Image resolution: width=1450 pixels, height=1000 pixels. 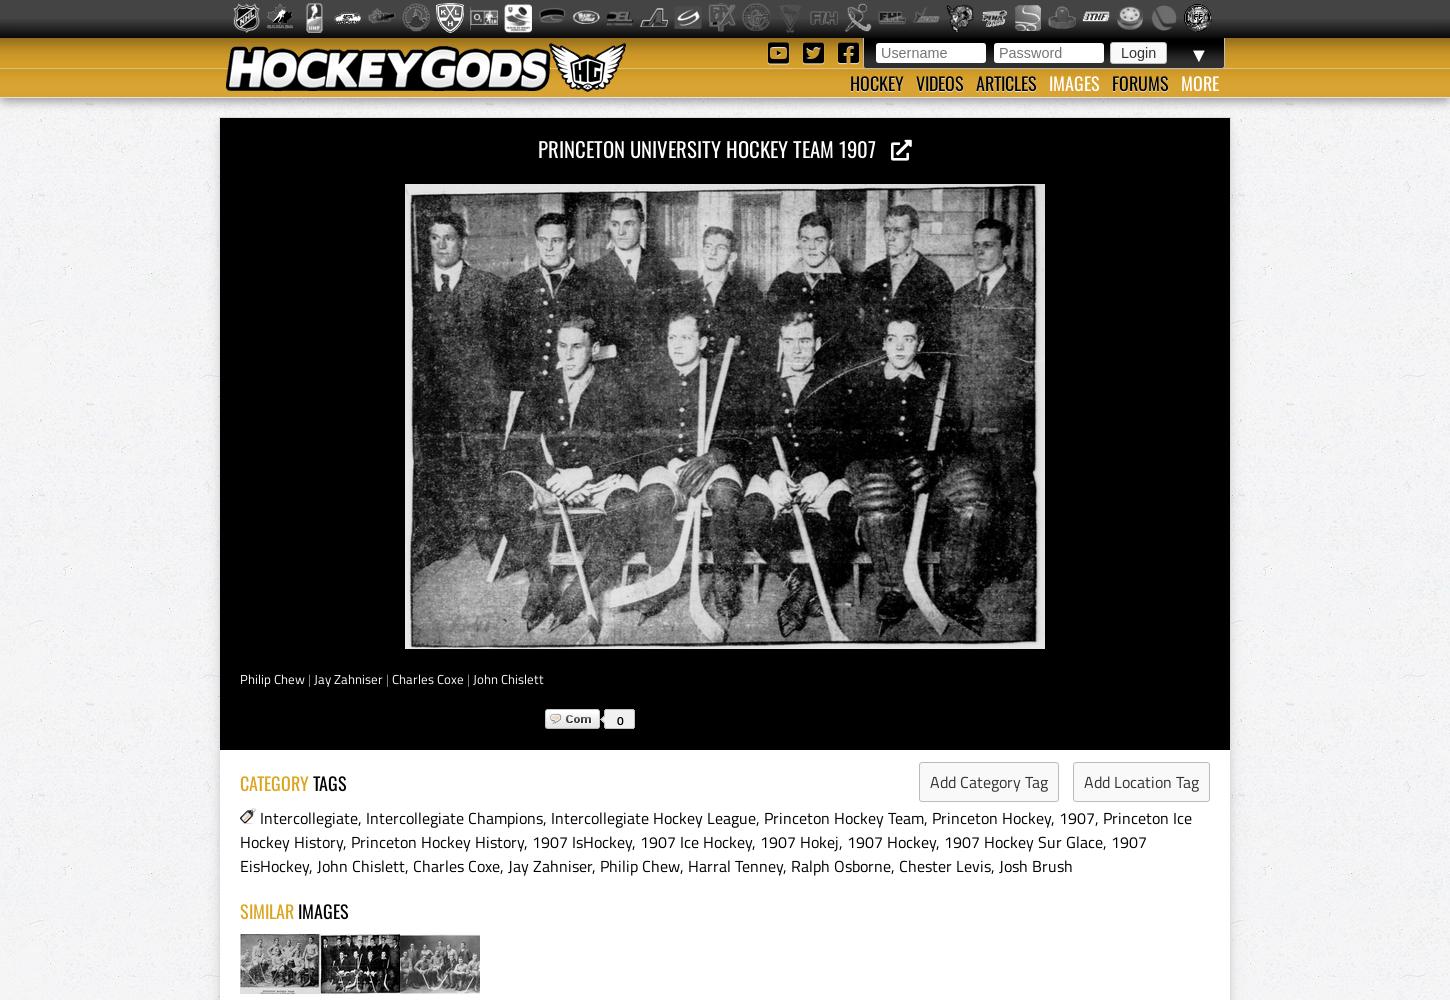 I want to click on 'Images', so click(x=1074, y=82).